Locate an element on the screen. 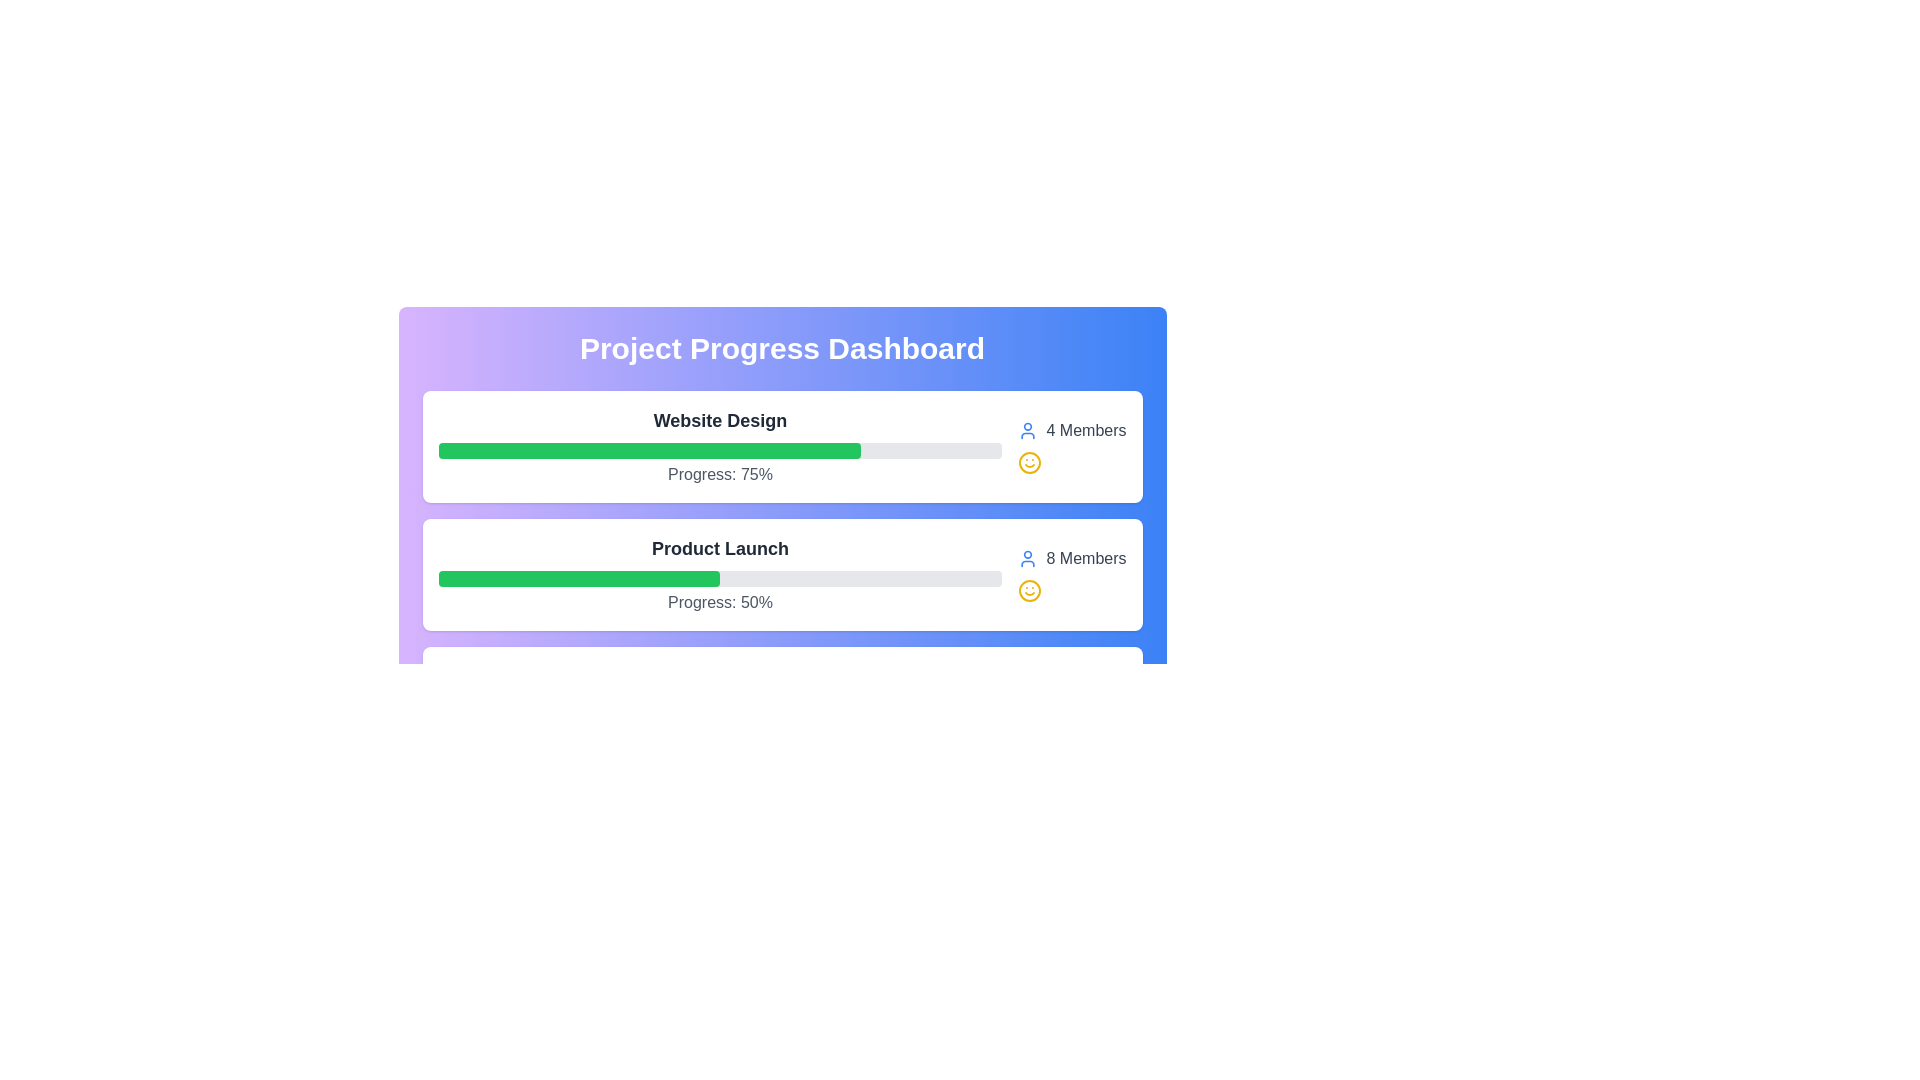 Image resolution: width=1920 pixels, height=1080 pixels. the '4 Members' text with an associated user icon located in the top project card on the right side is located at coordinates (1071, 446).